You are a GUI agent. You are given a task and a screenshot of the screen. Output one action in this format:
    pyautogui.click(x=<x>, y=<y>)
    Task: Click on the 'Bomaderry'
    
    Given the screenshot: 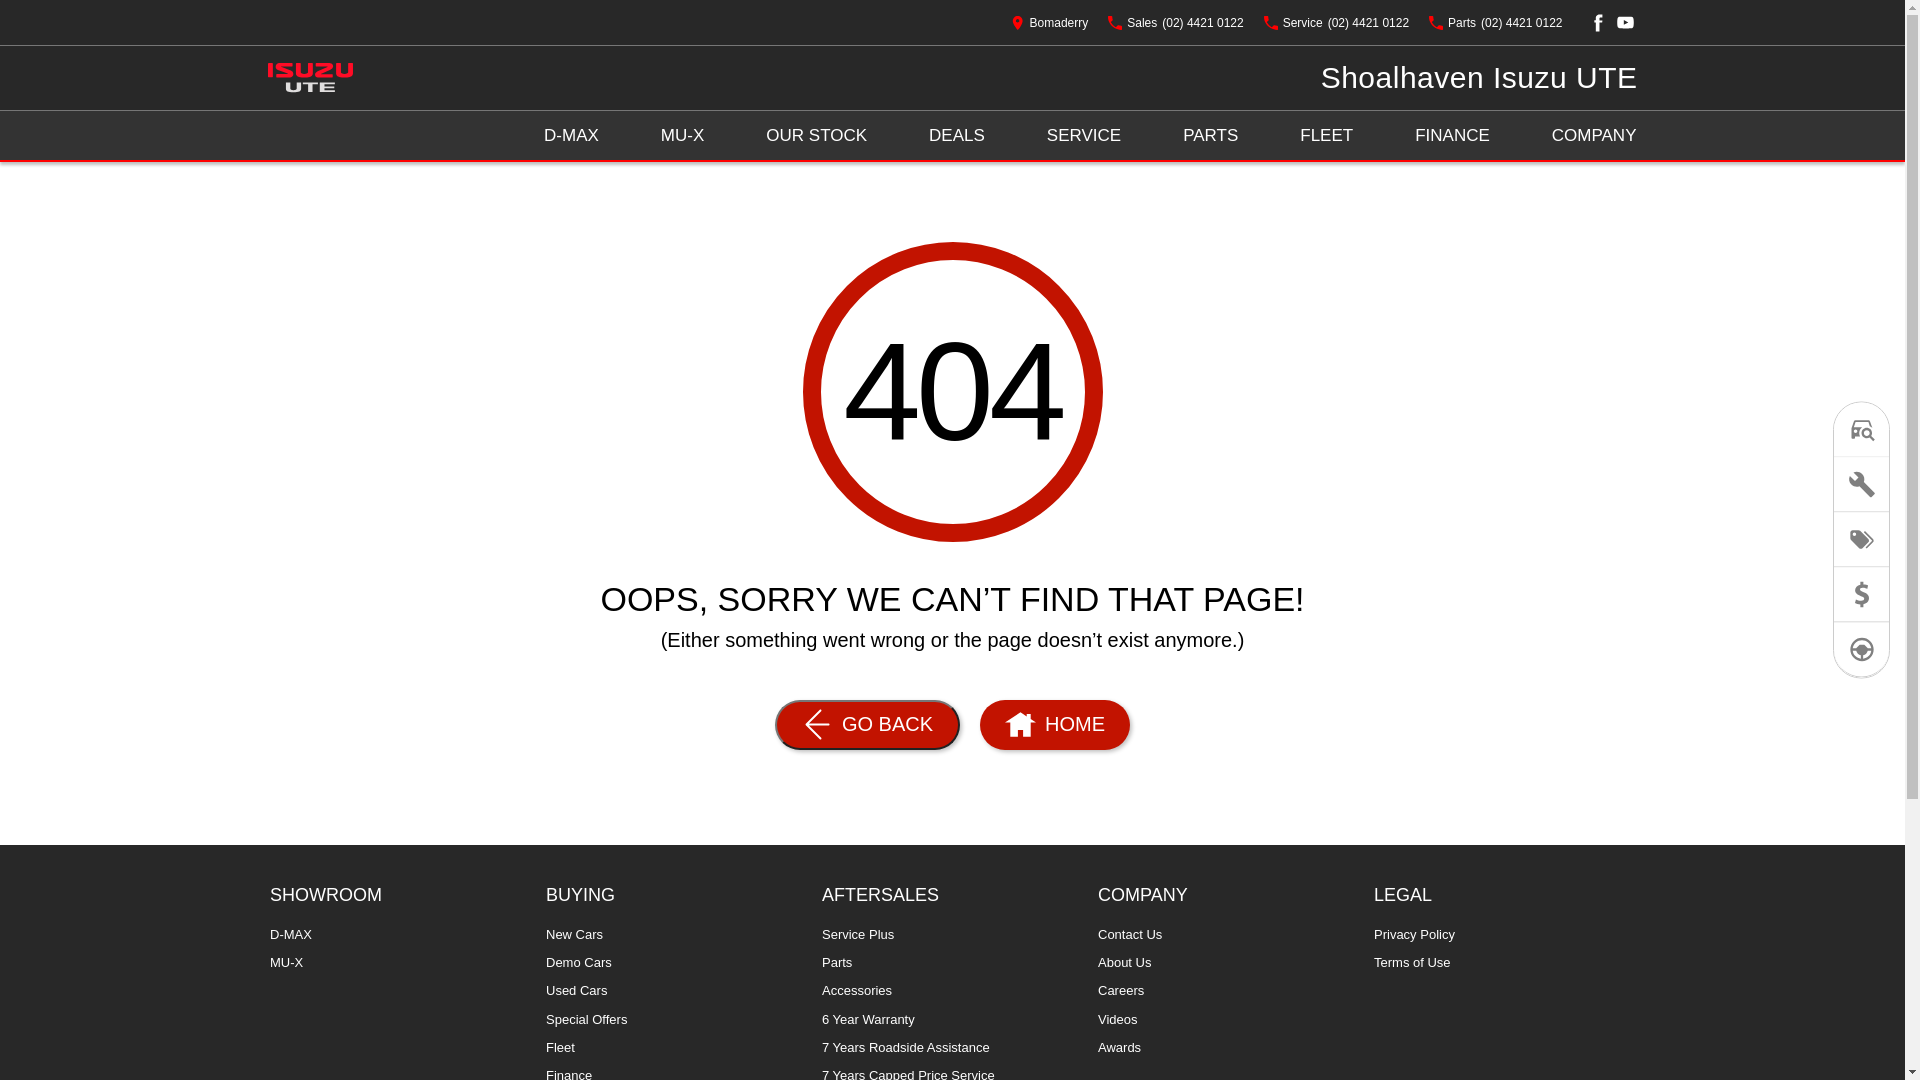 What is the action you would take?
    pyautogui.click(x=1049, y=22)
    